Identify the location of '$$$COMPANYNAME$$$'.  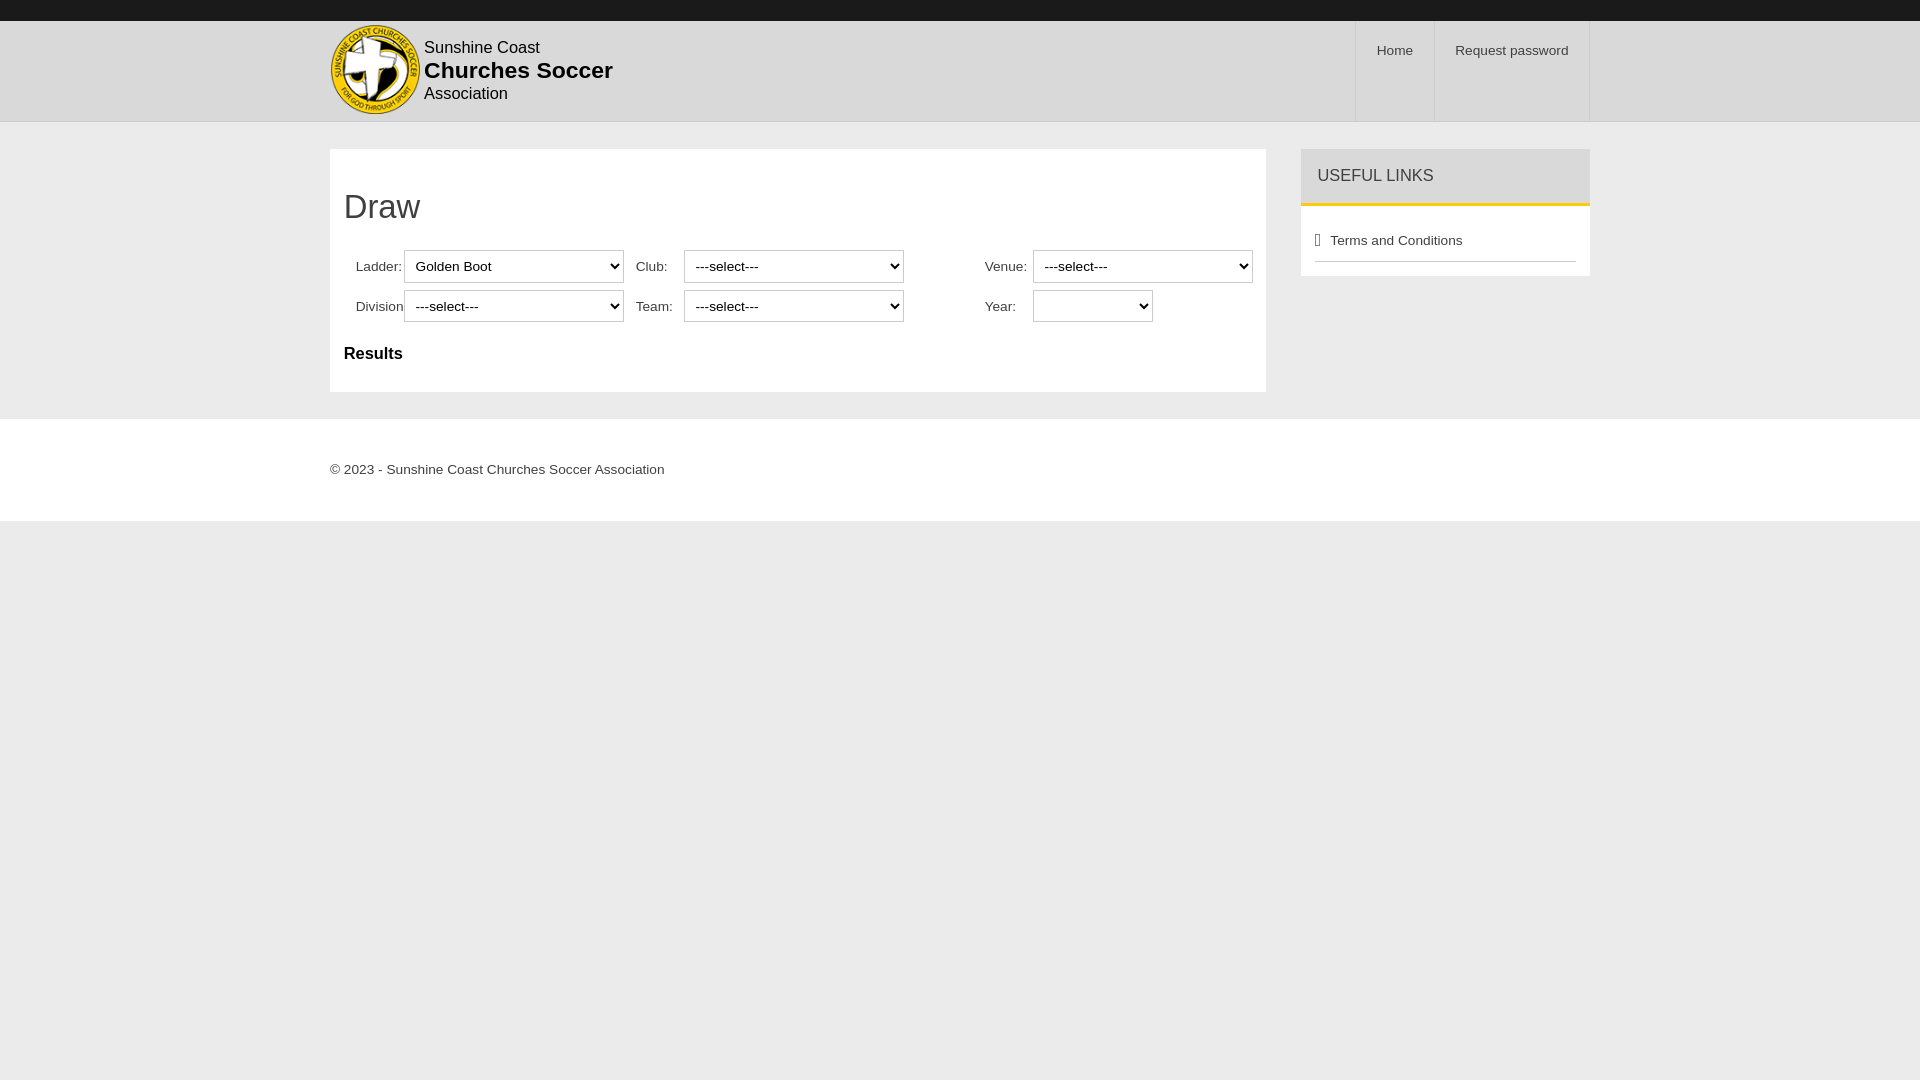
(374, 68).